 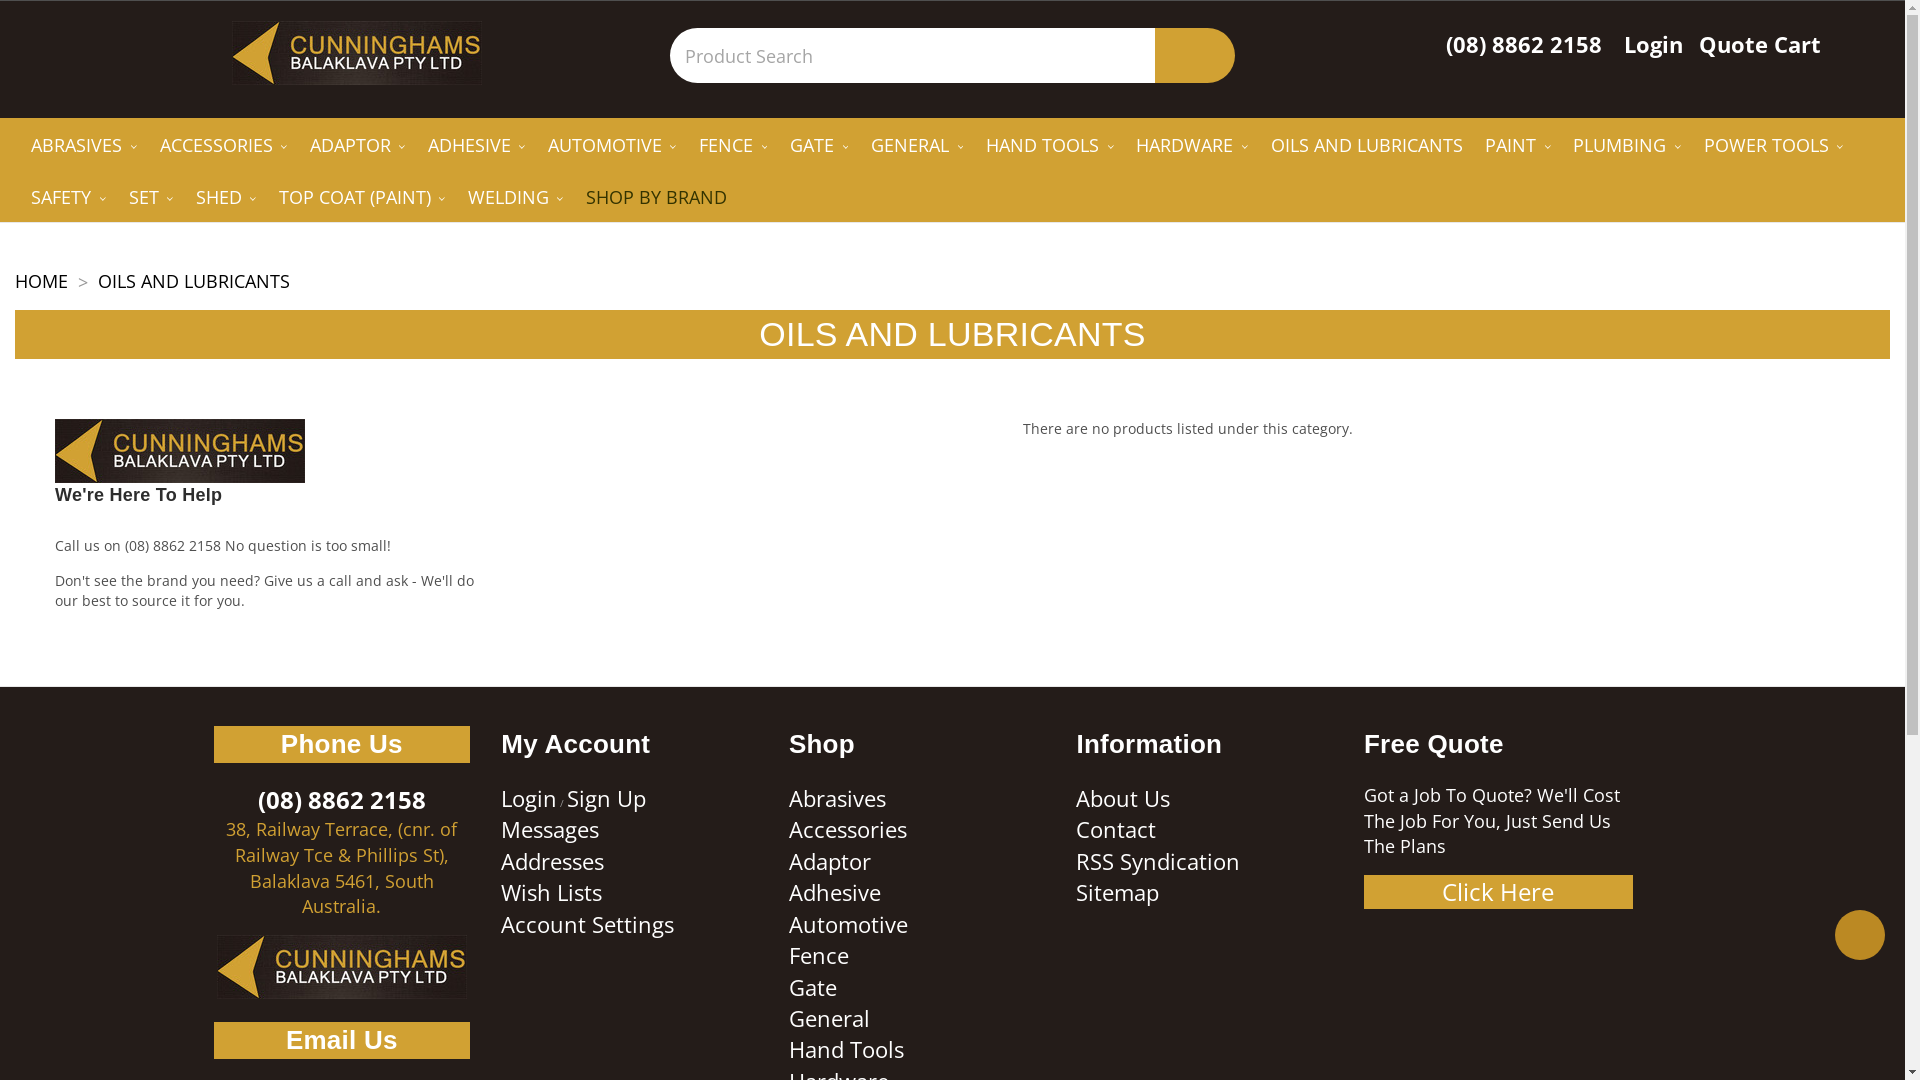 I want to click on 'ABRASIVES', so click(x=83, y=146).